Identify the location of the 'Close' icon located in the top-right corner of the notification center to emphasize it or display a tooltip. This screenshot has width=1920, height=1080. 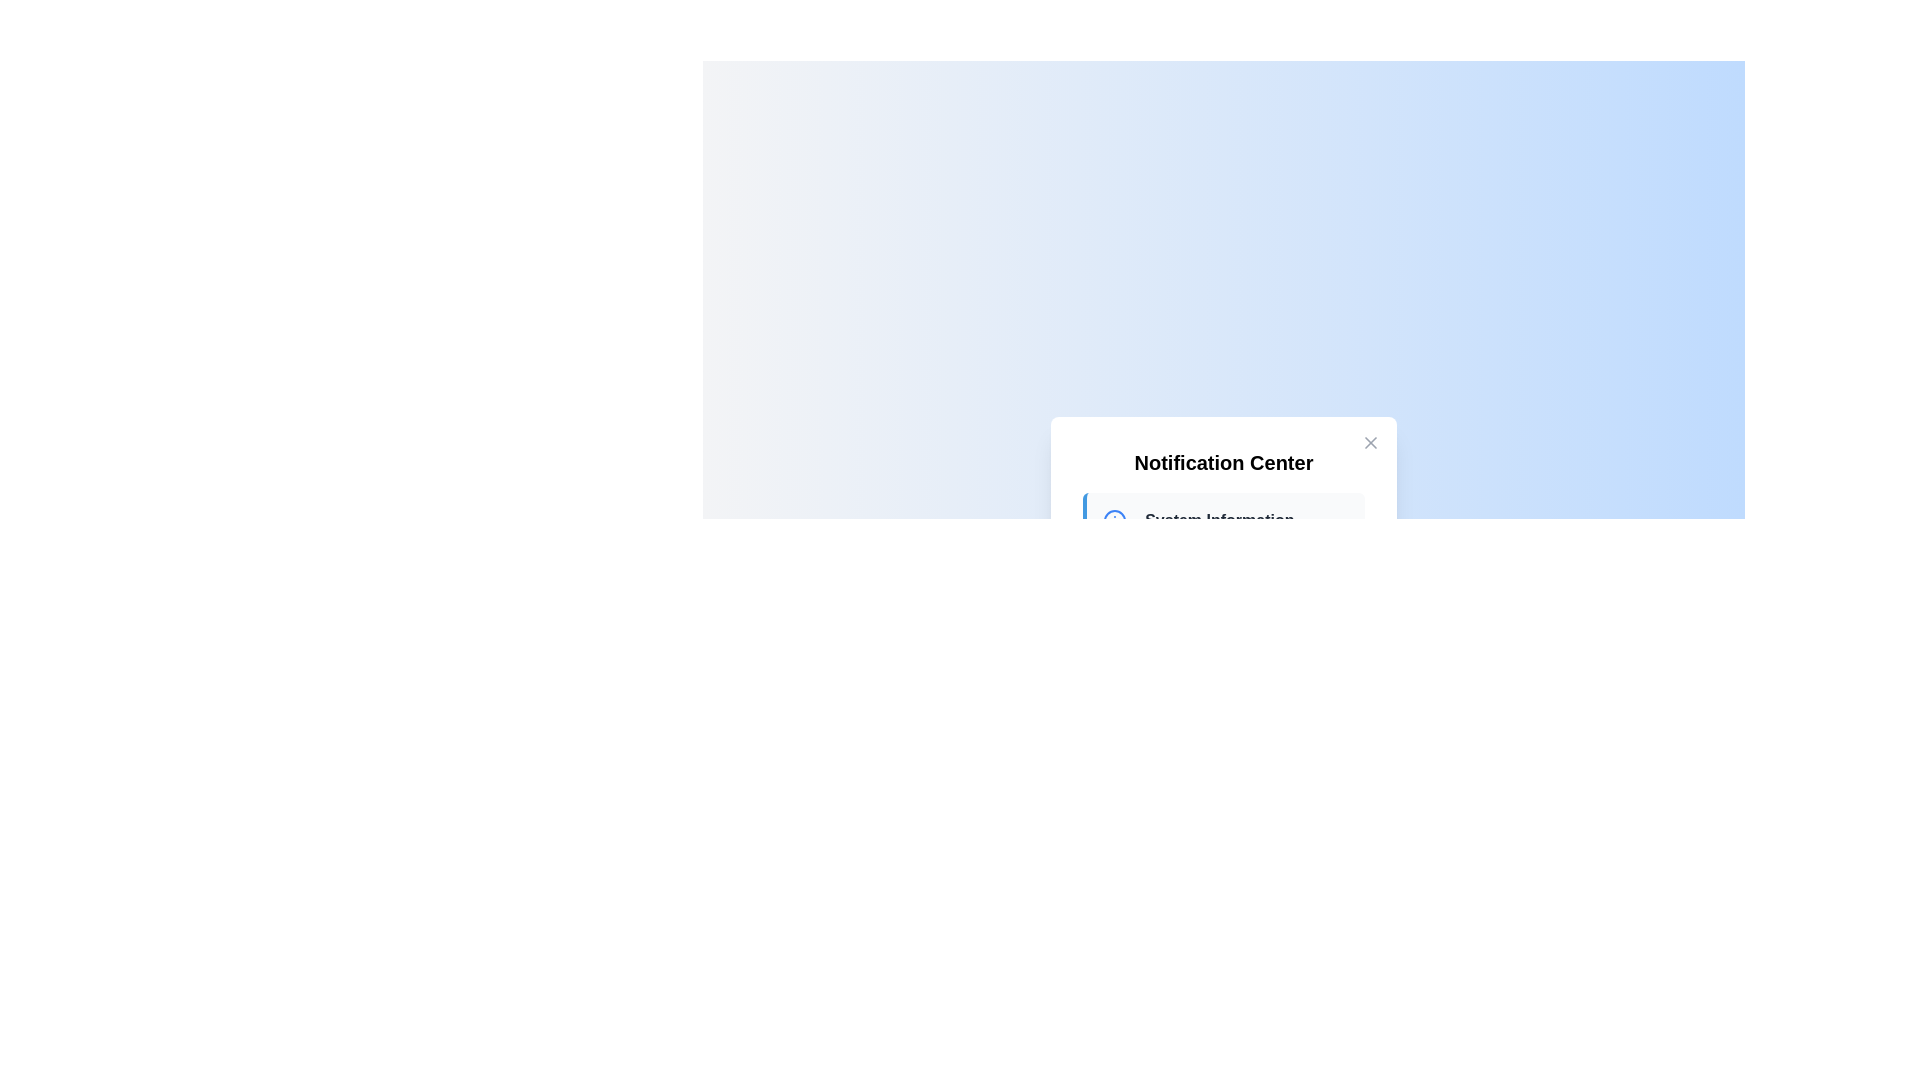
(1370, 442).